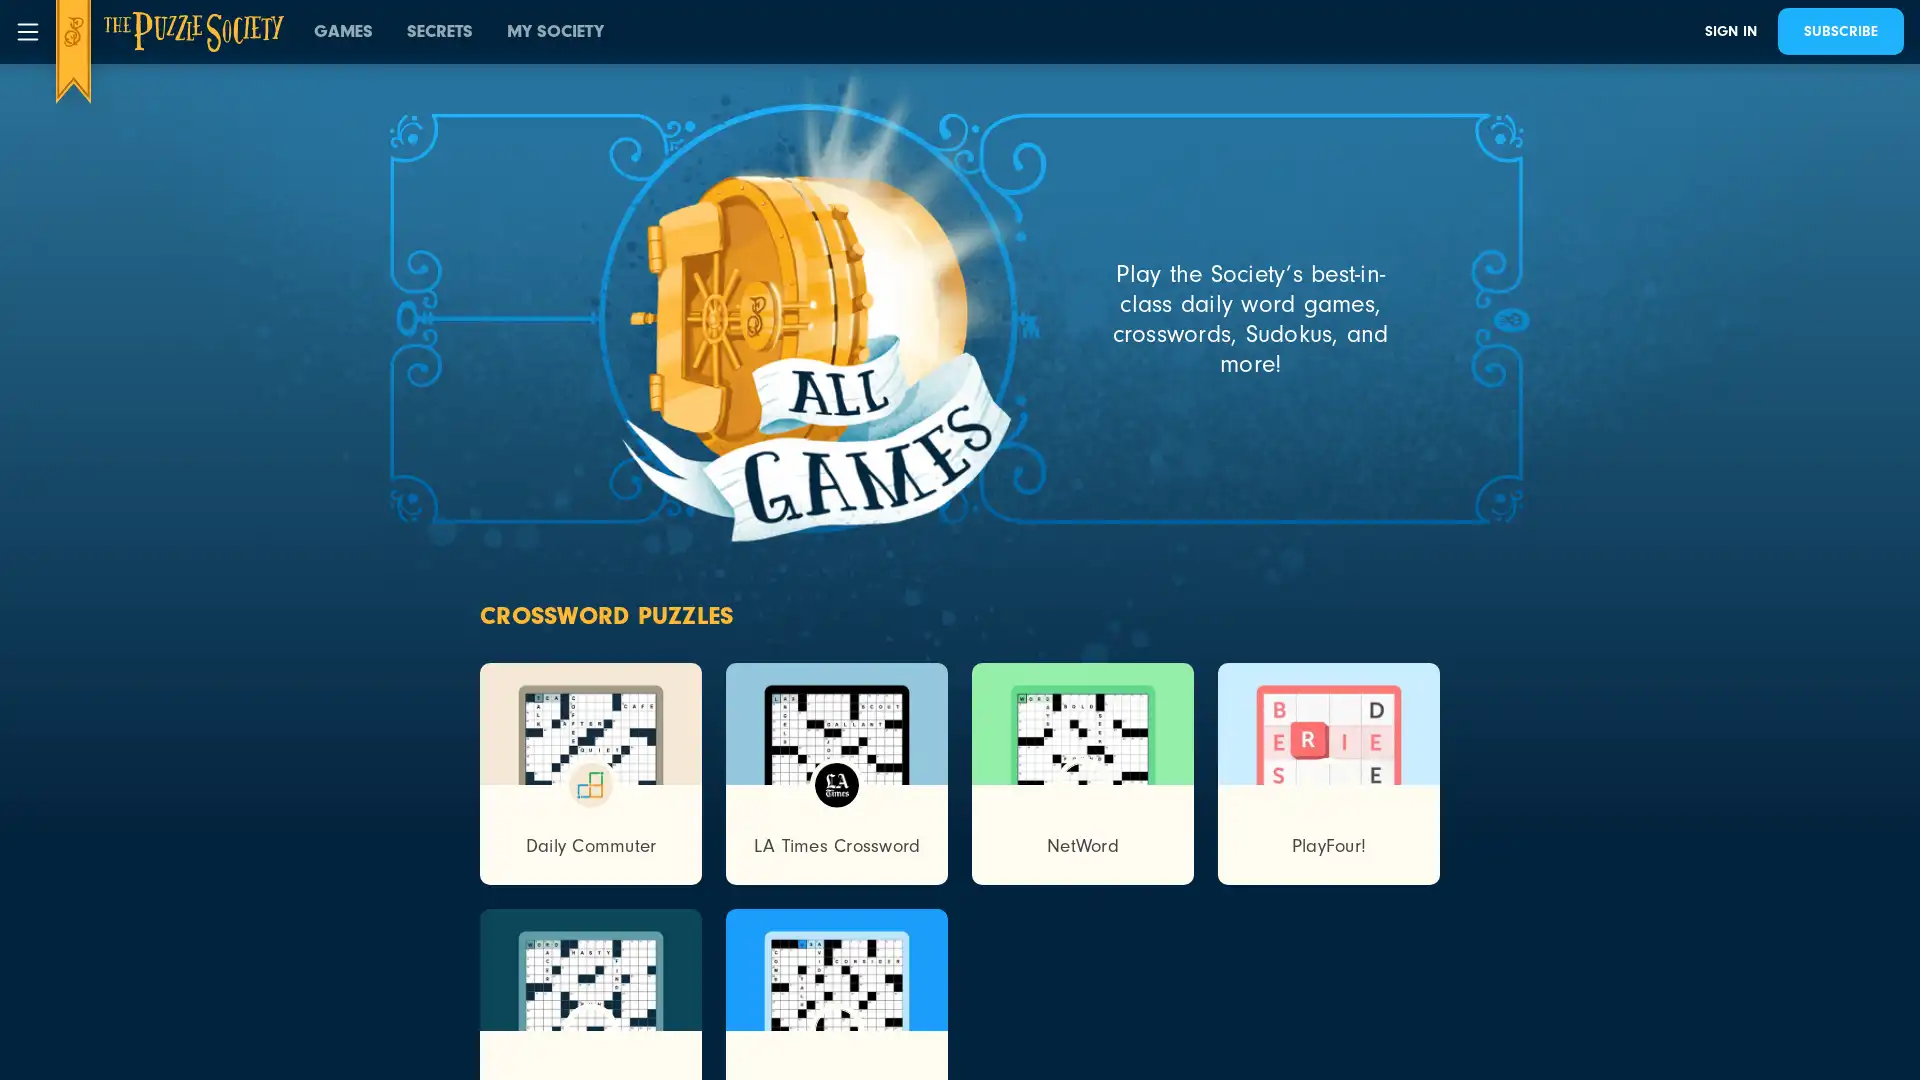 The height and width of the screenshot is (1080, 1920). I want to click on SECRETS, so click(439, 31).